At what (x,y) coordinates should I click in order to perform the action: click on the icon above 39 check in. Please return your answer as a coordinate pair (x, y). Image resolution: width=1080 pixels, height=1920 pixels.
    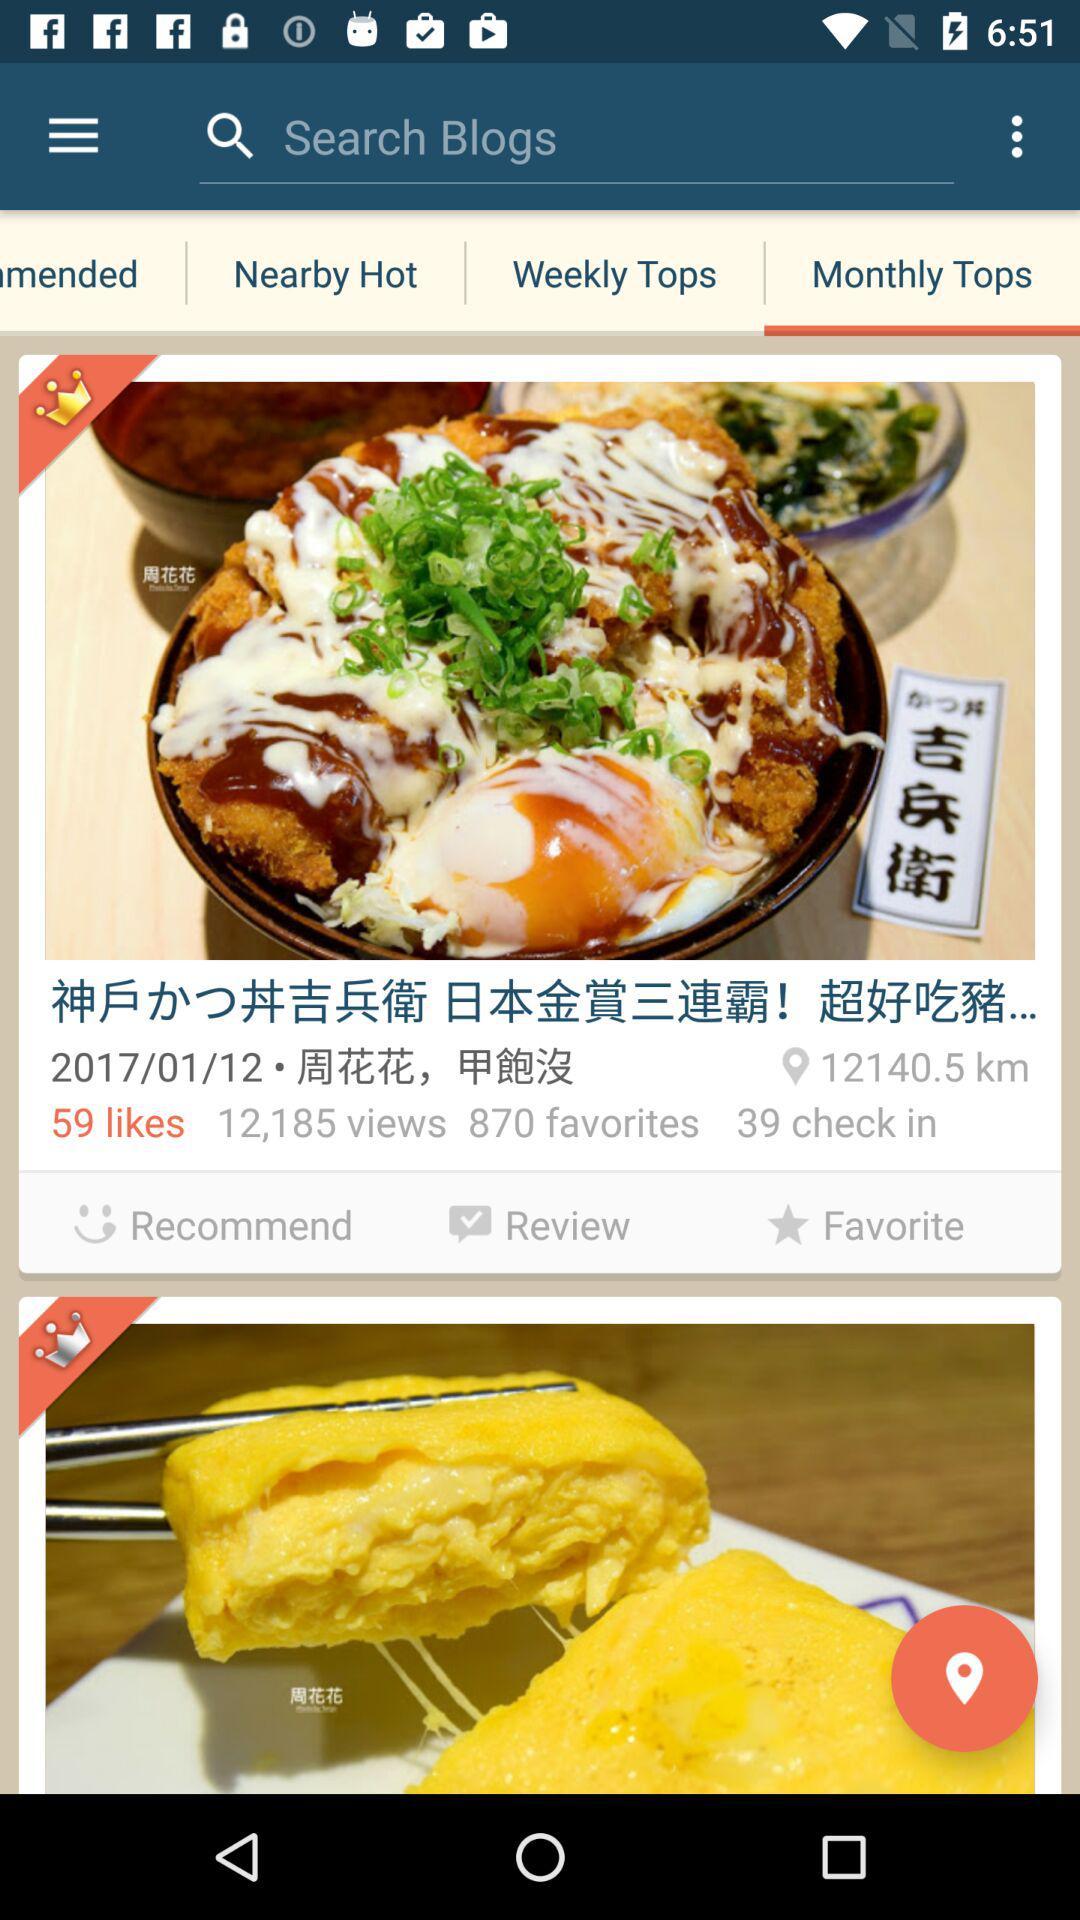
    Looking at the image, I should click on (921, 1062).